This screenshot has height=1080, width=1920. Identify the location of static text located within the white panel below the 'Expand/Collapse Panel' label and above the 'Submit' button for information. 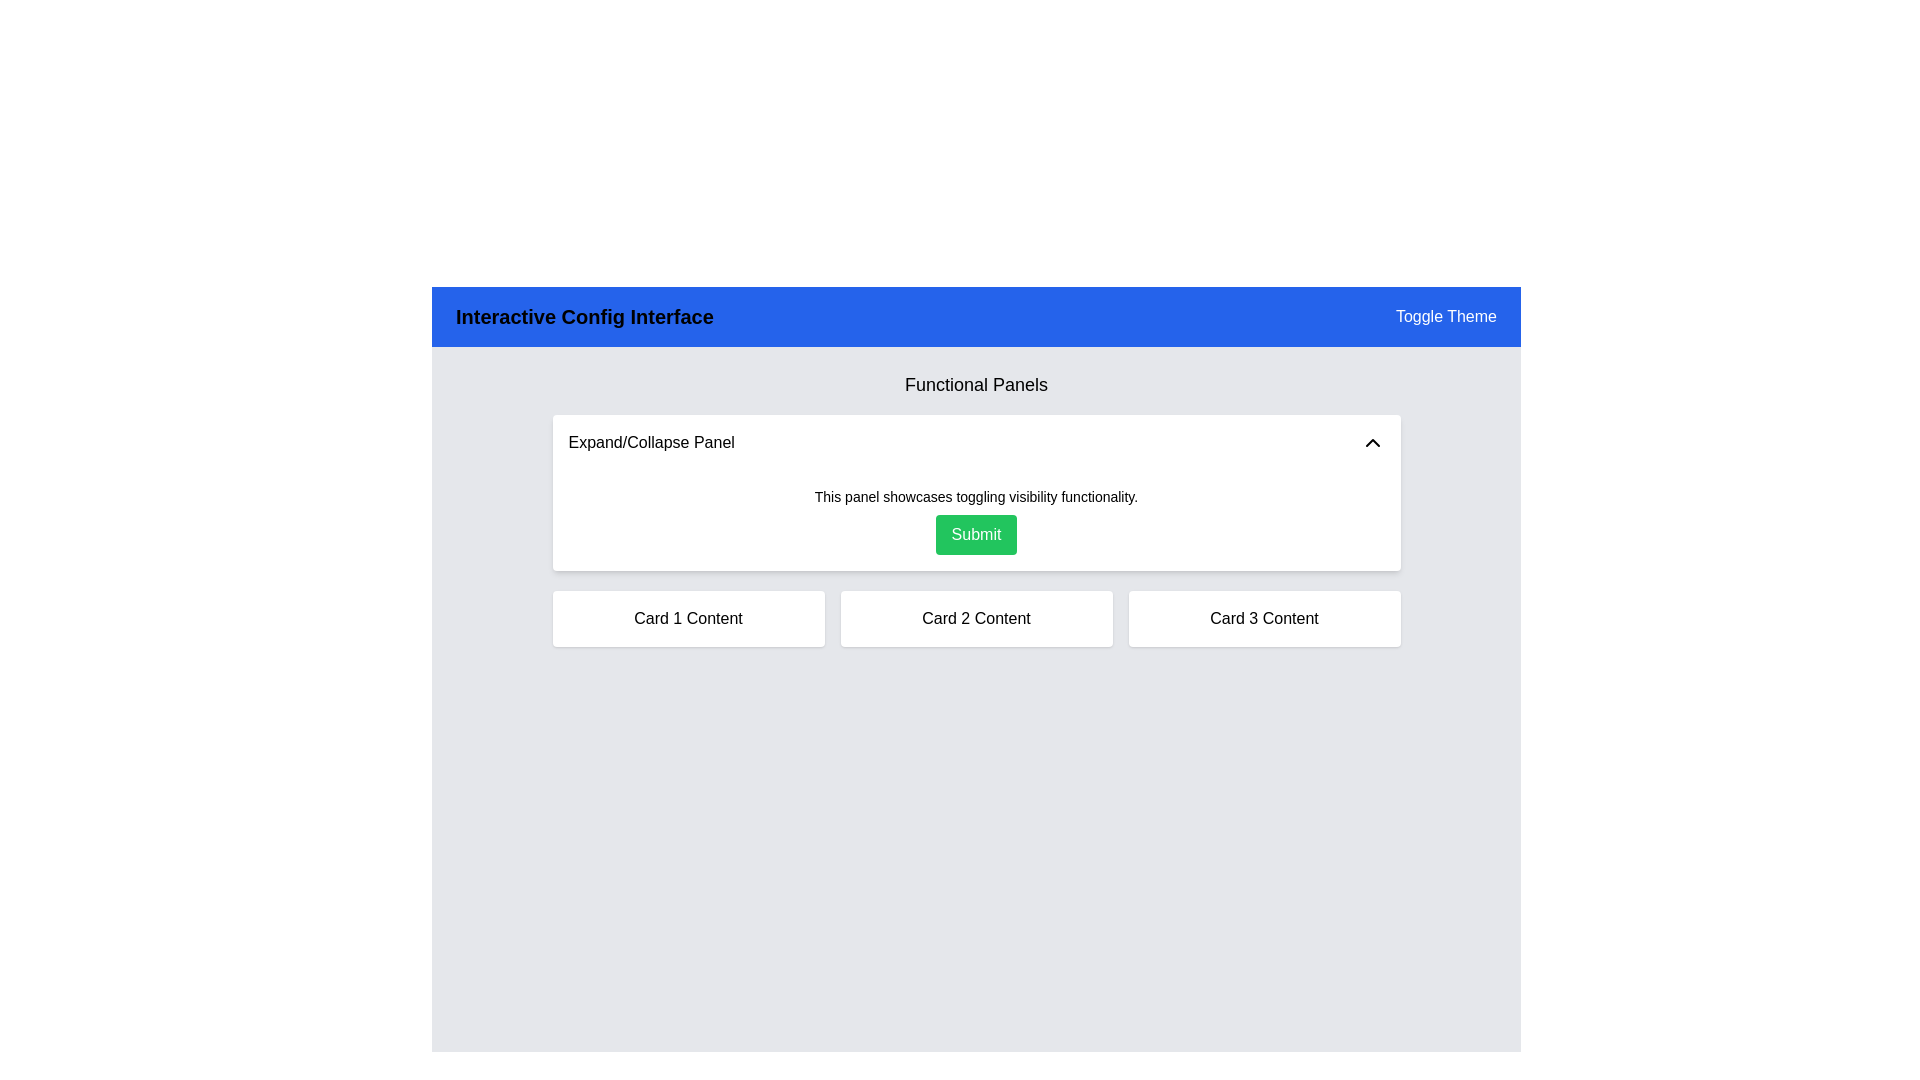
(976, 496).